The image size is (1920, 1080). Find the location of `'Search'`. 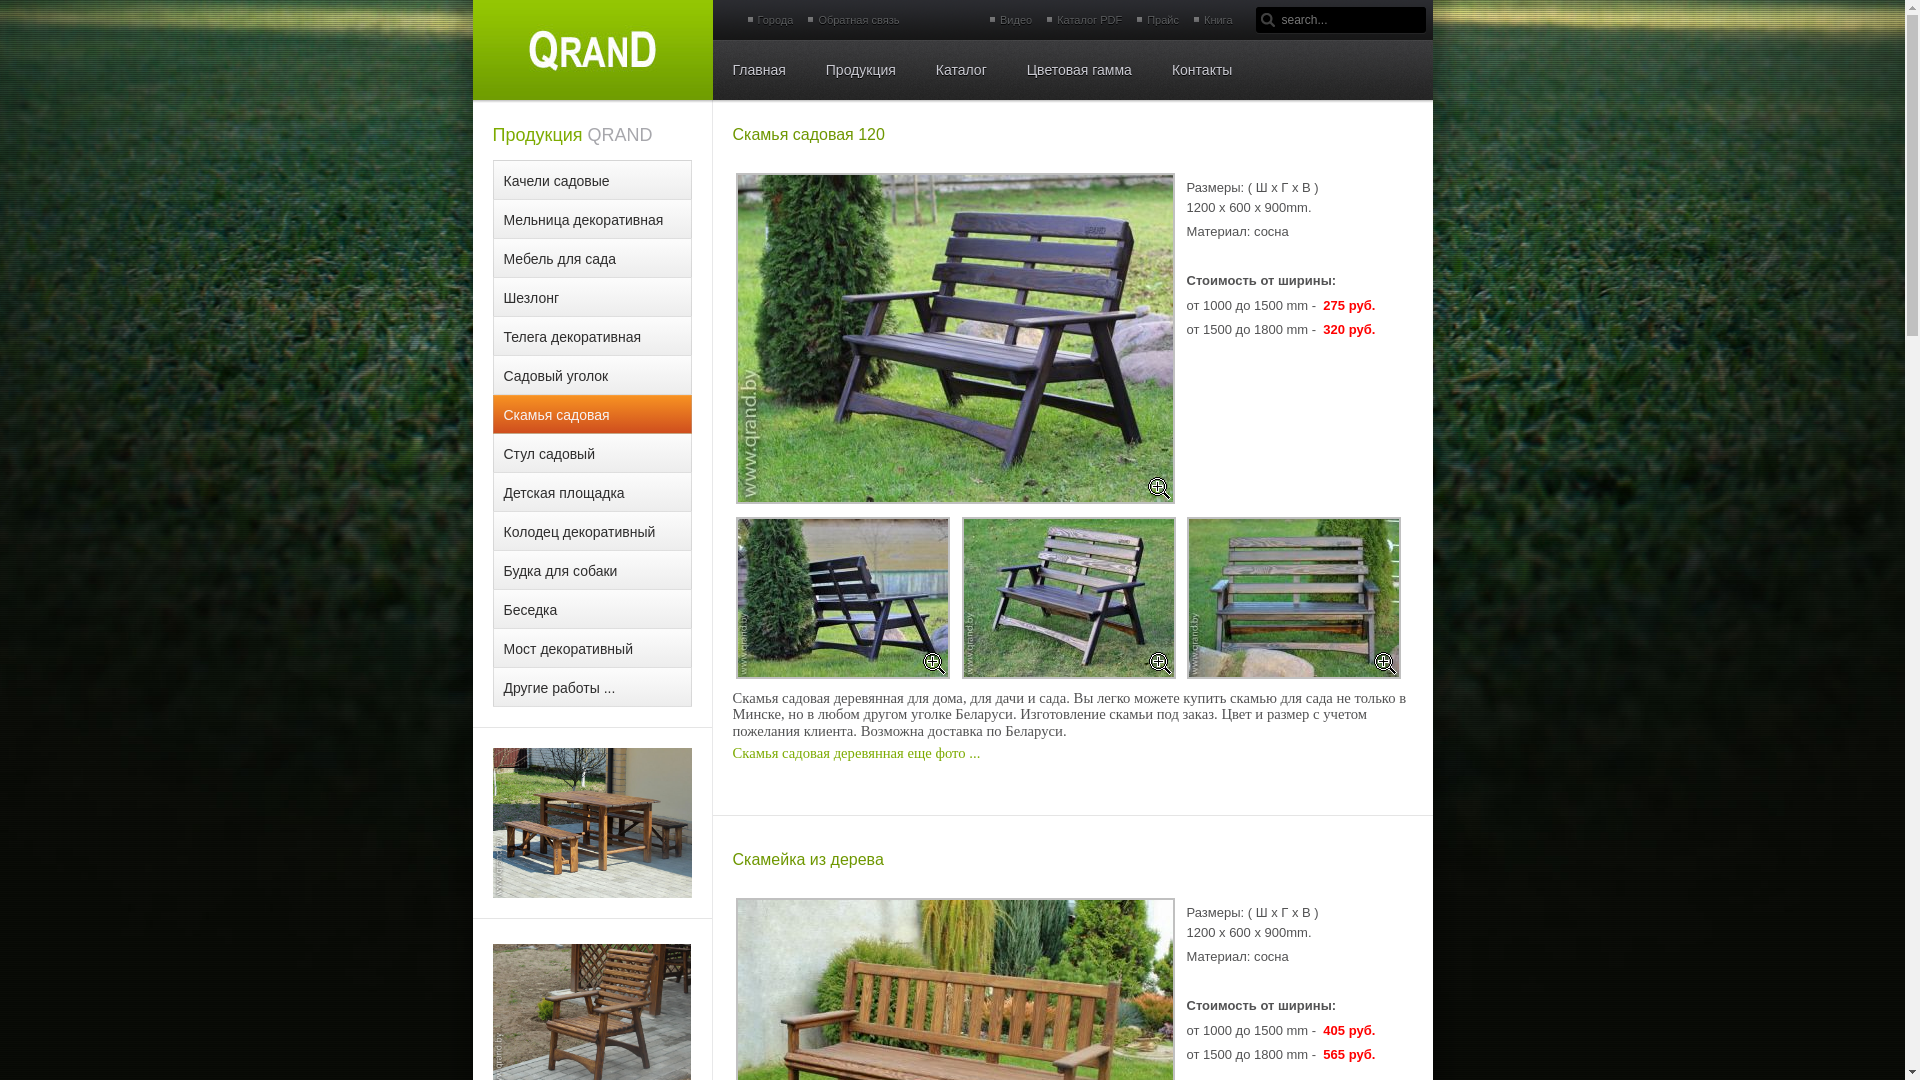

'Search' is located at coordinates (1267, 19).